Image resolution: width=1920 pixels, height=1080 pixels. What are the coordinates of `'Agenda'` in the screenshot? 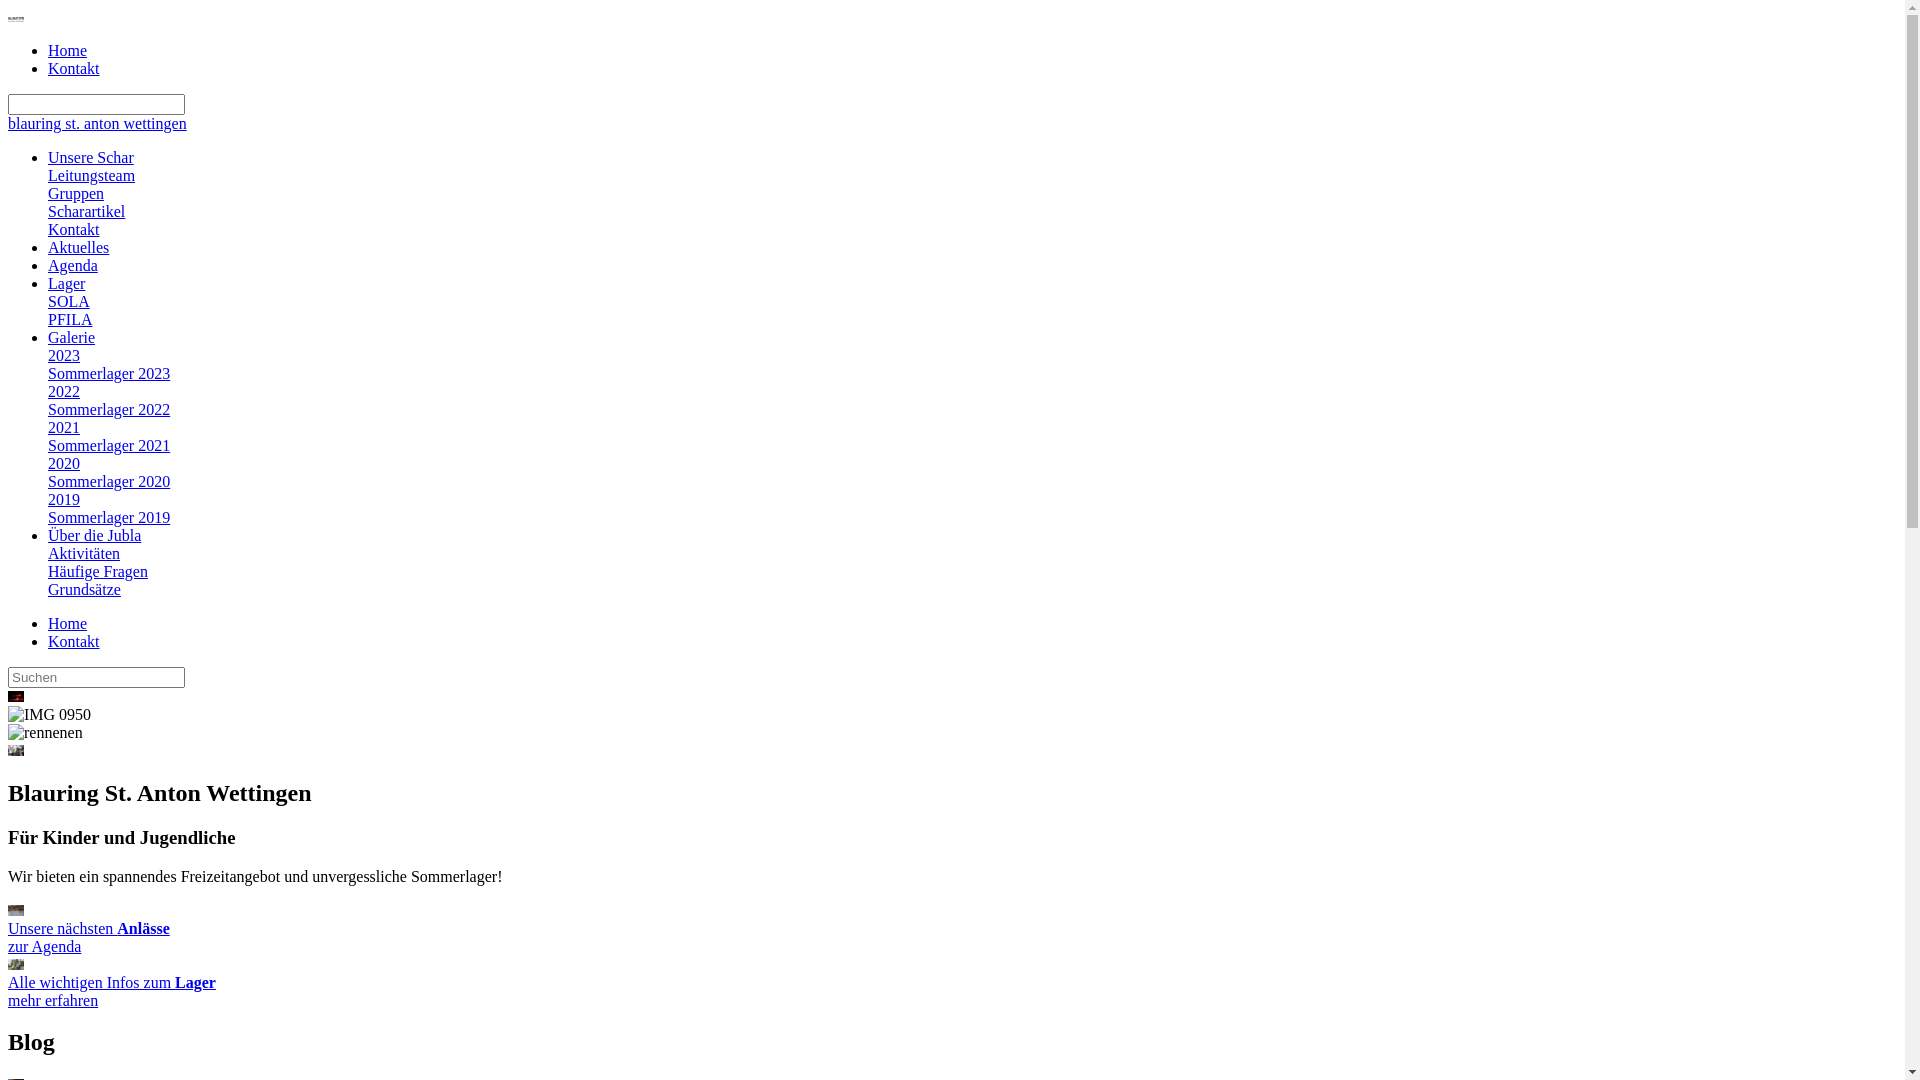 It's located at (72, 264).